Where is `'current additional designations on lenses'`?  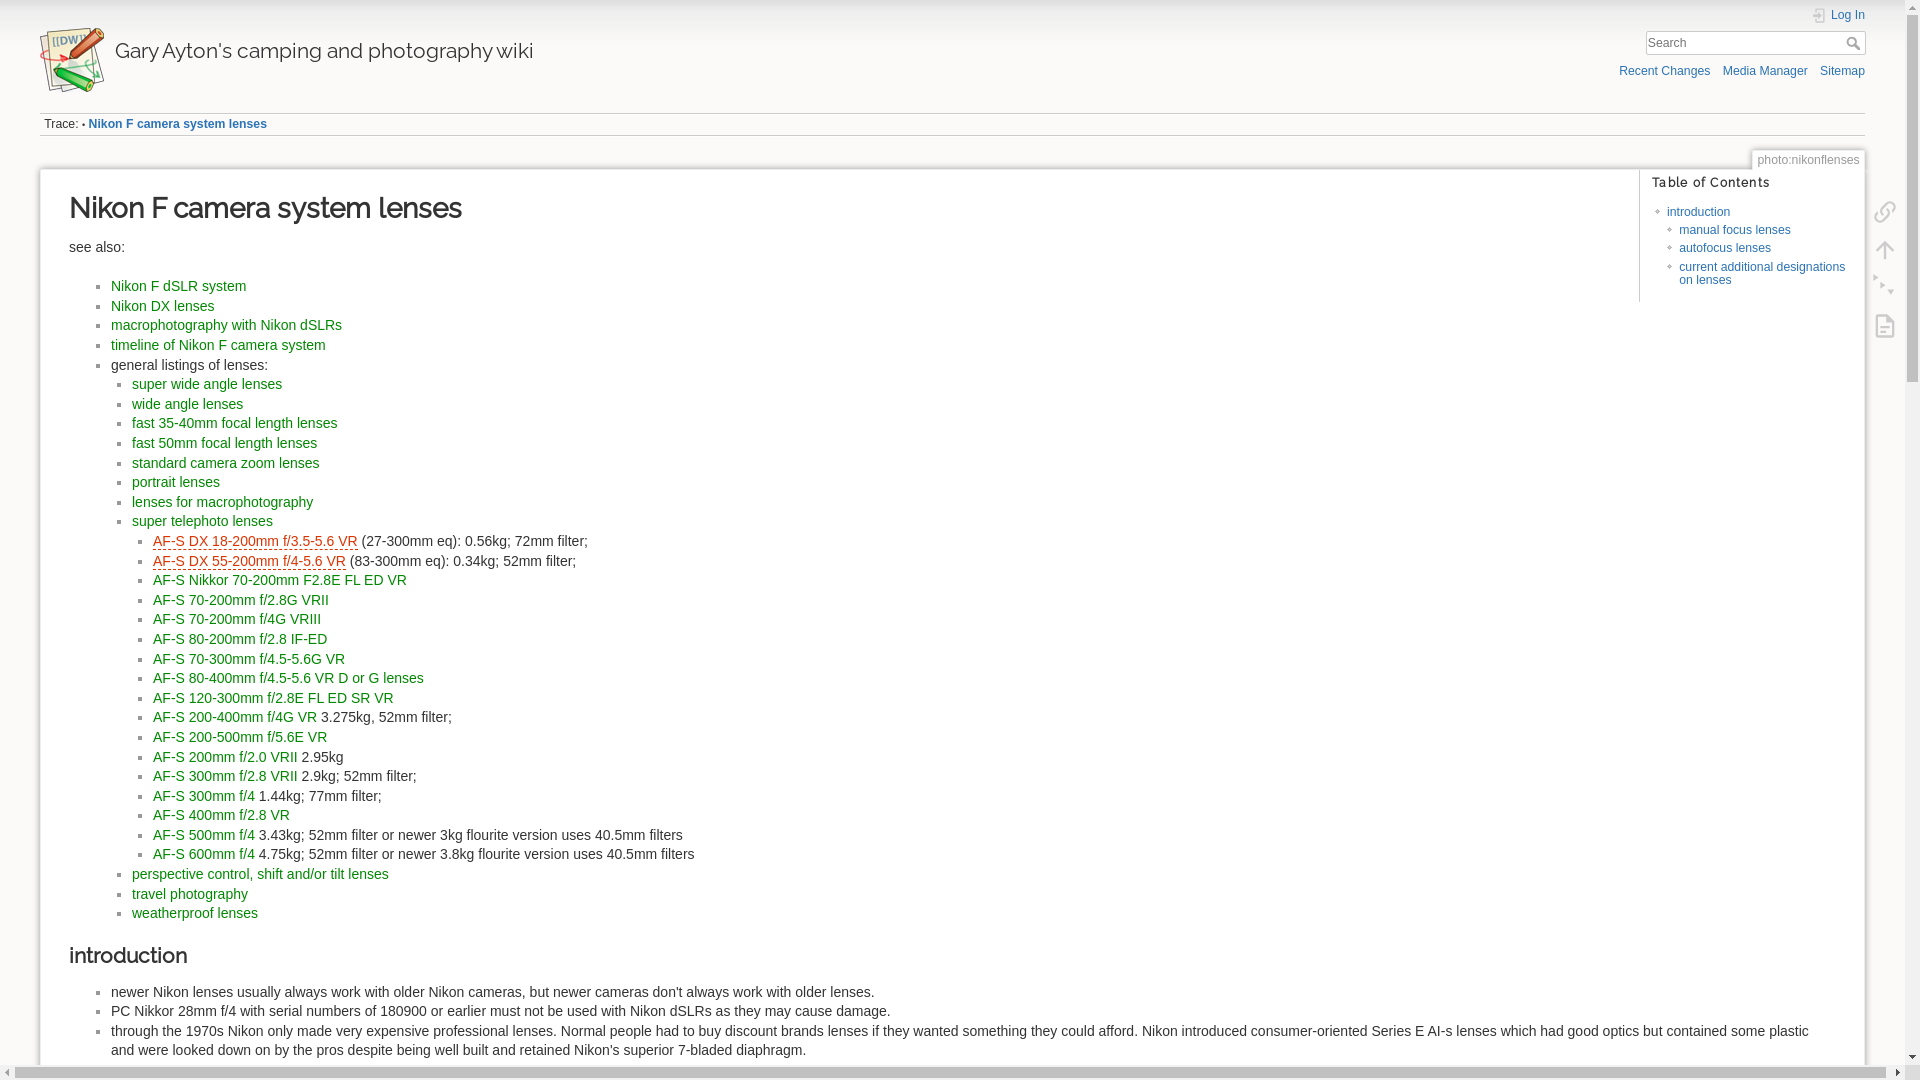 'current additional designations on lenses' is located at coordinates (1761, 273).